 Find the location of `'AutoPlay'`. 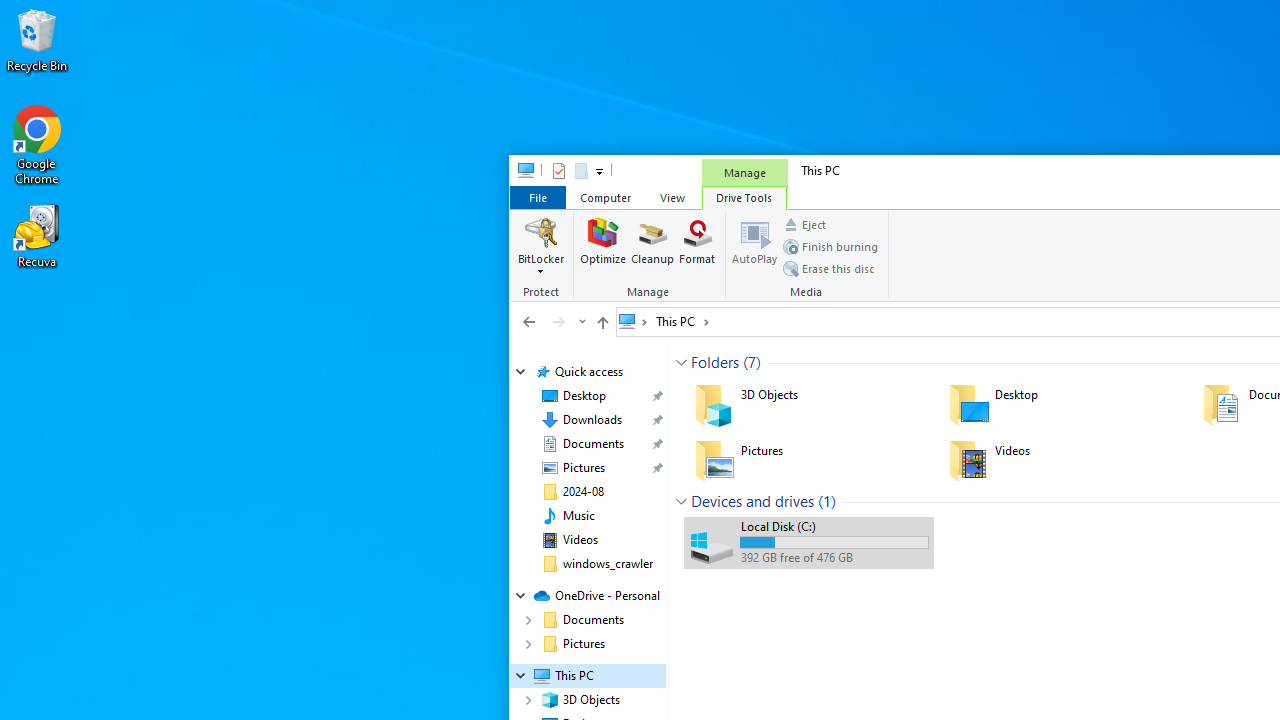

'AutoPlay' is located at coordinates (753, 245).